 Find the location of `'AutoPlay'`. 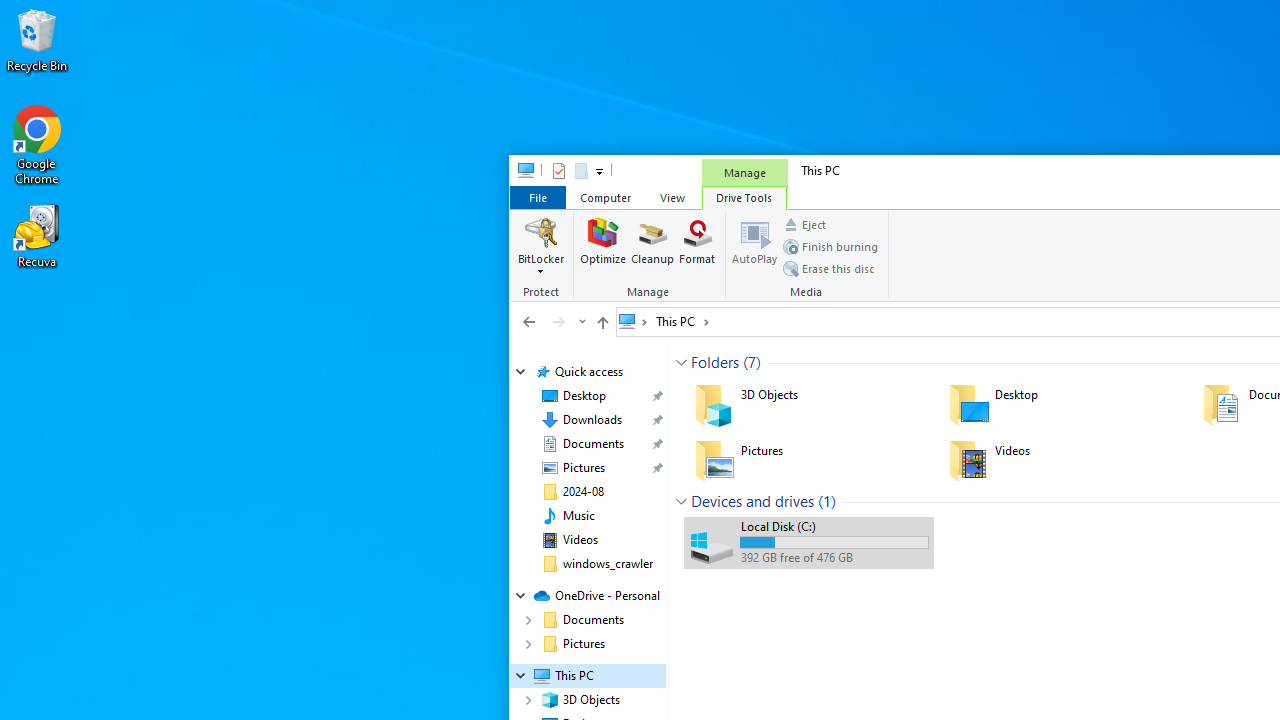

'AutoPlay' is located at coordinates (753, 245).